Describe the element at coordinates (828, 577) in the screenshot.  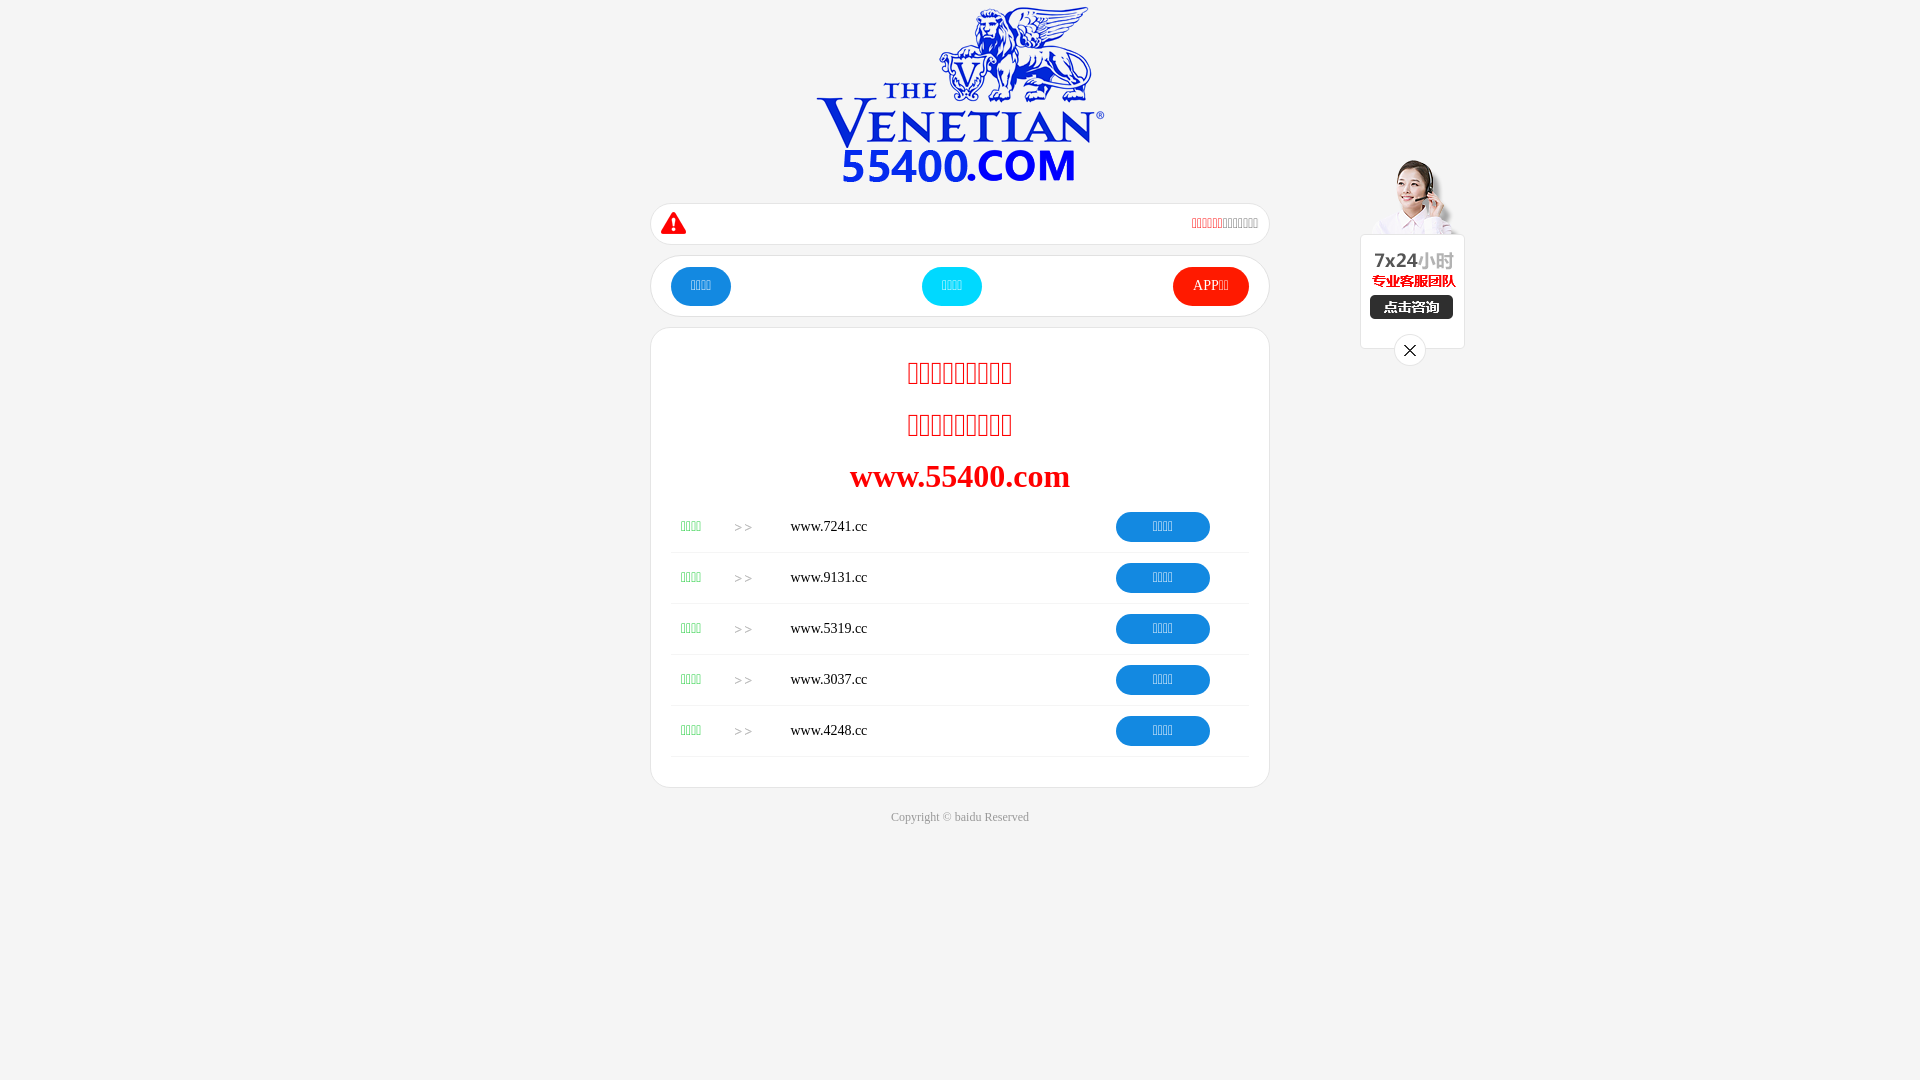
I see `'www.9131.cc'` at that location.